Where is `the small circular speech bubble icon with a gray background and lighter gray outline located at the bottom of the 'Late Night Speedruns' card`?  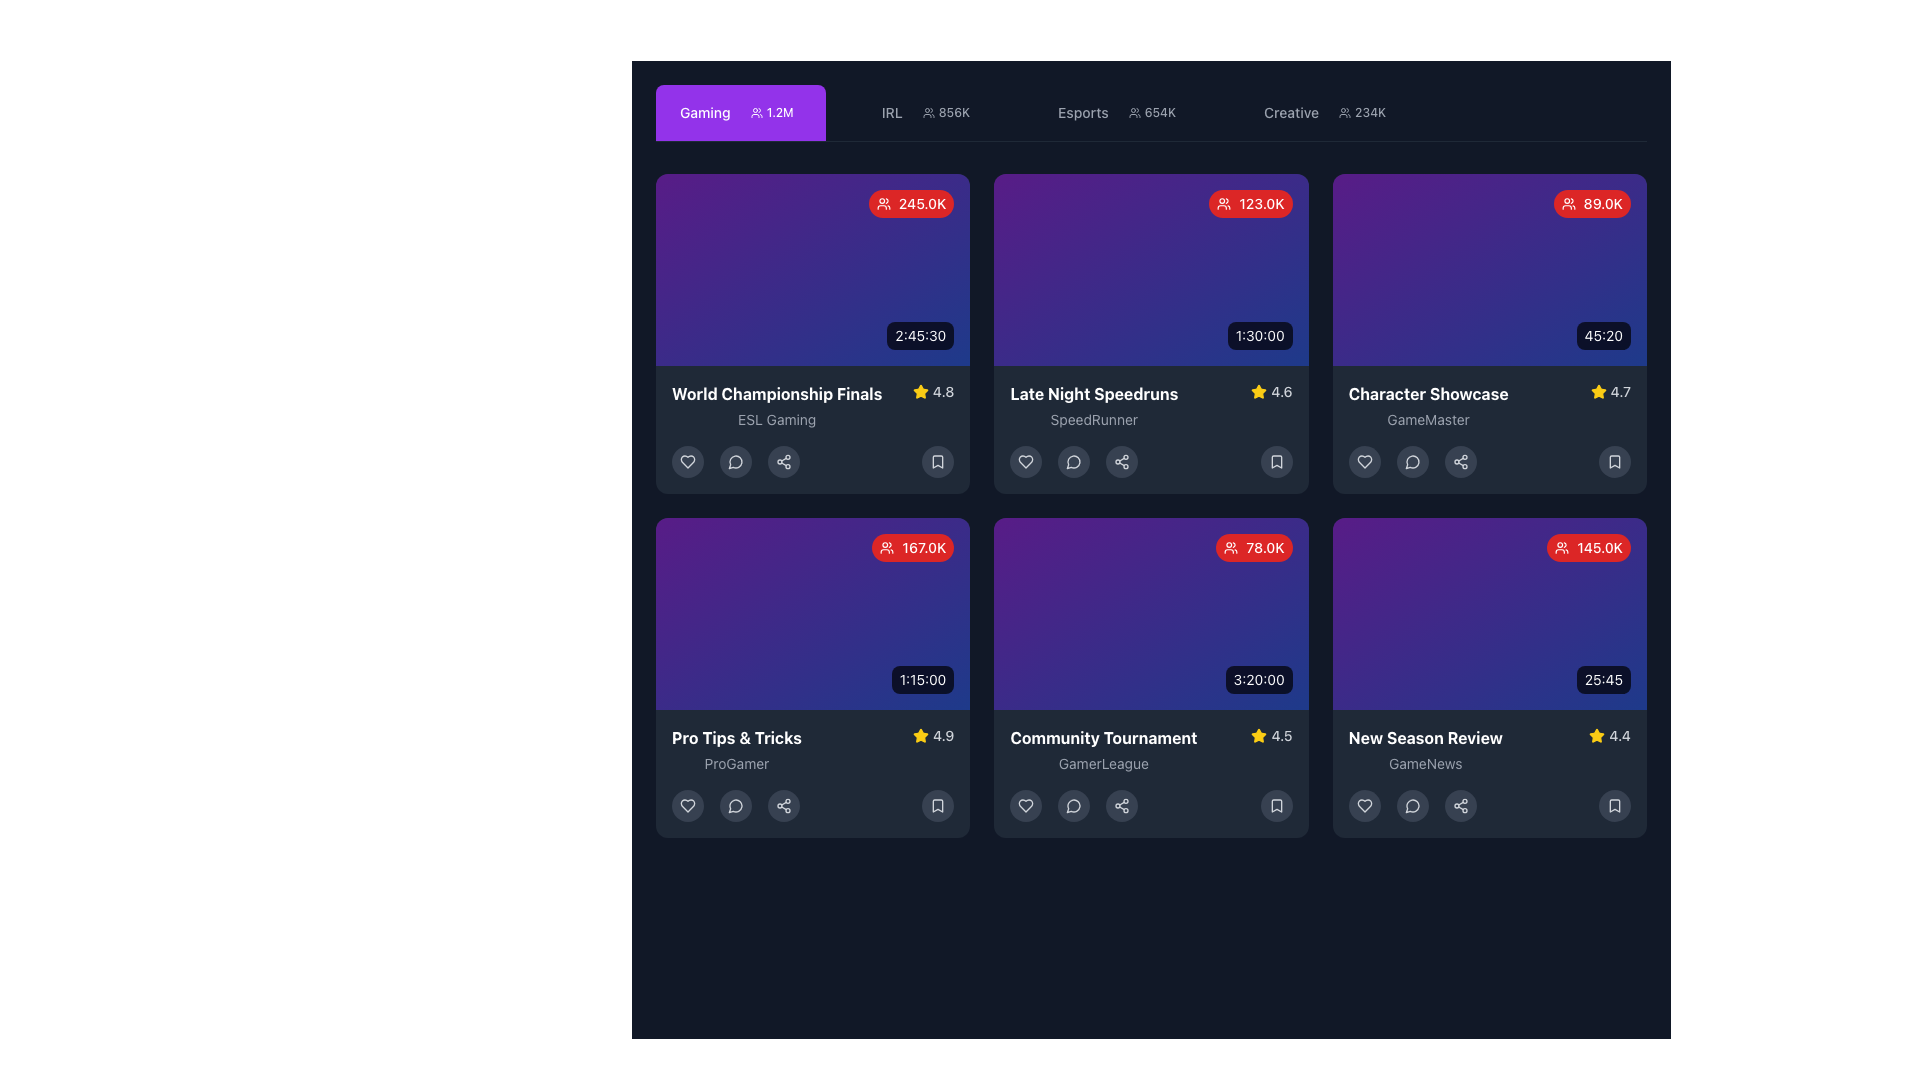 the small circular speech bubble icon with a gray background and lighter gray outline located at the bottom of the 'Late Night Speedruns' card is located at coordinates (1073, 462).